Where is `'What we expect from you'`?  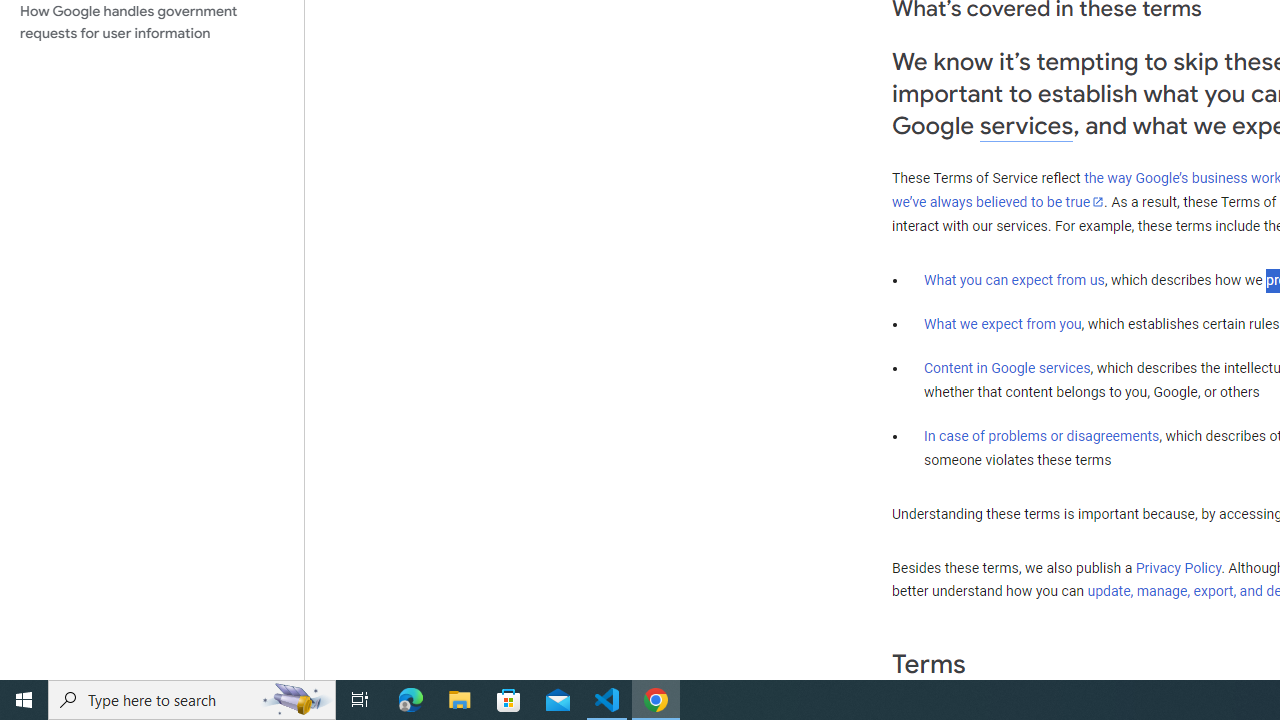 'What we expect from you' is located at coordinates (1002, 323).